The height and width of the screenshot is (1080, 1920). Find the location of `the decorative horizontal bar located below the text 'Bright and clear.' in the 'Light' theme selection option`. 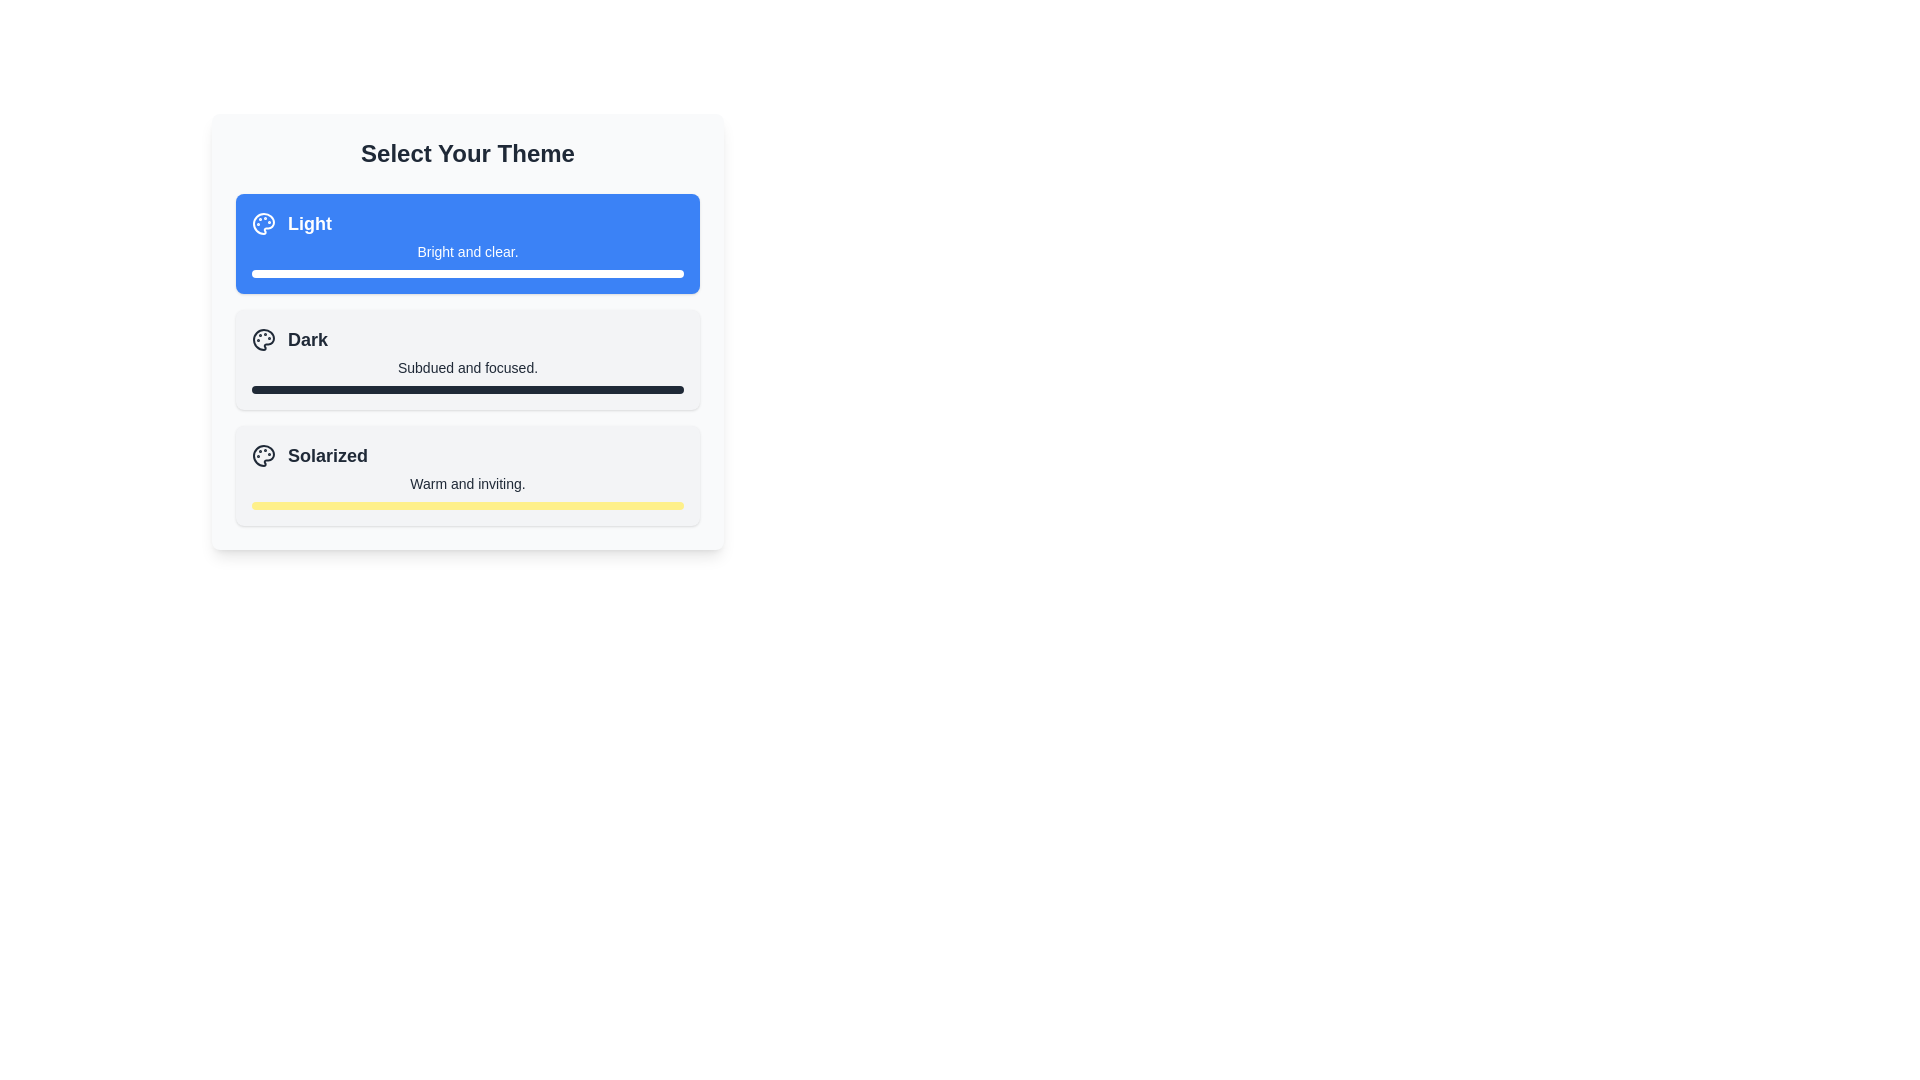

the decorative horizontal bar located below the text 'Bright and clear.' in the 'Light' theme selection option is located at coordinates (466, 273).